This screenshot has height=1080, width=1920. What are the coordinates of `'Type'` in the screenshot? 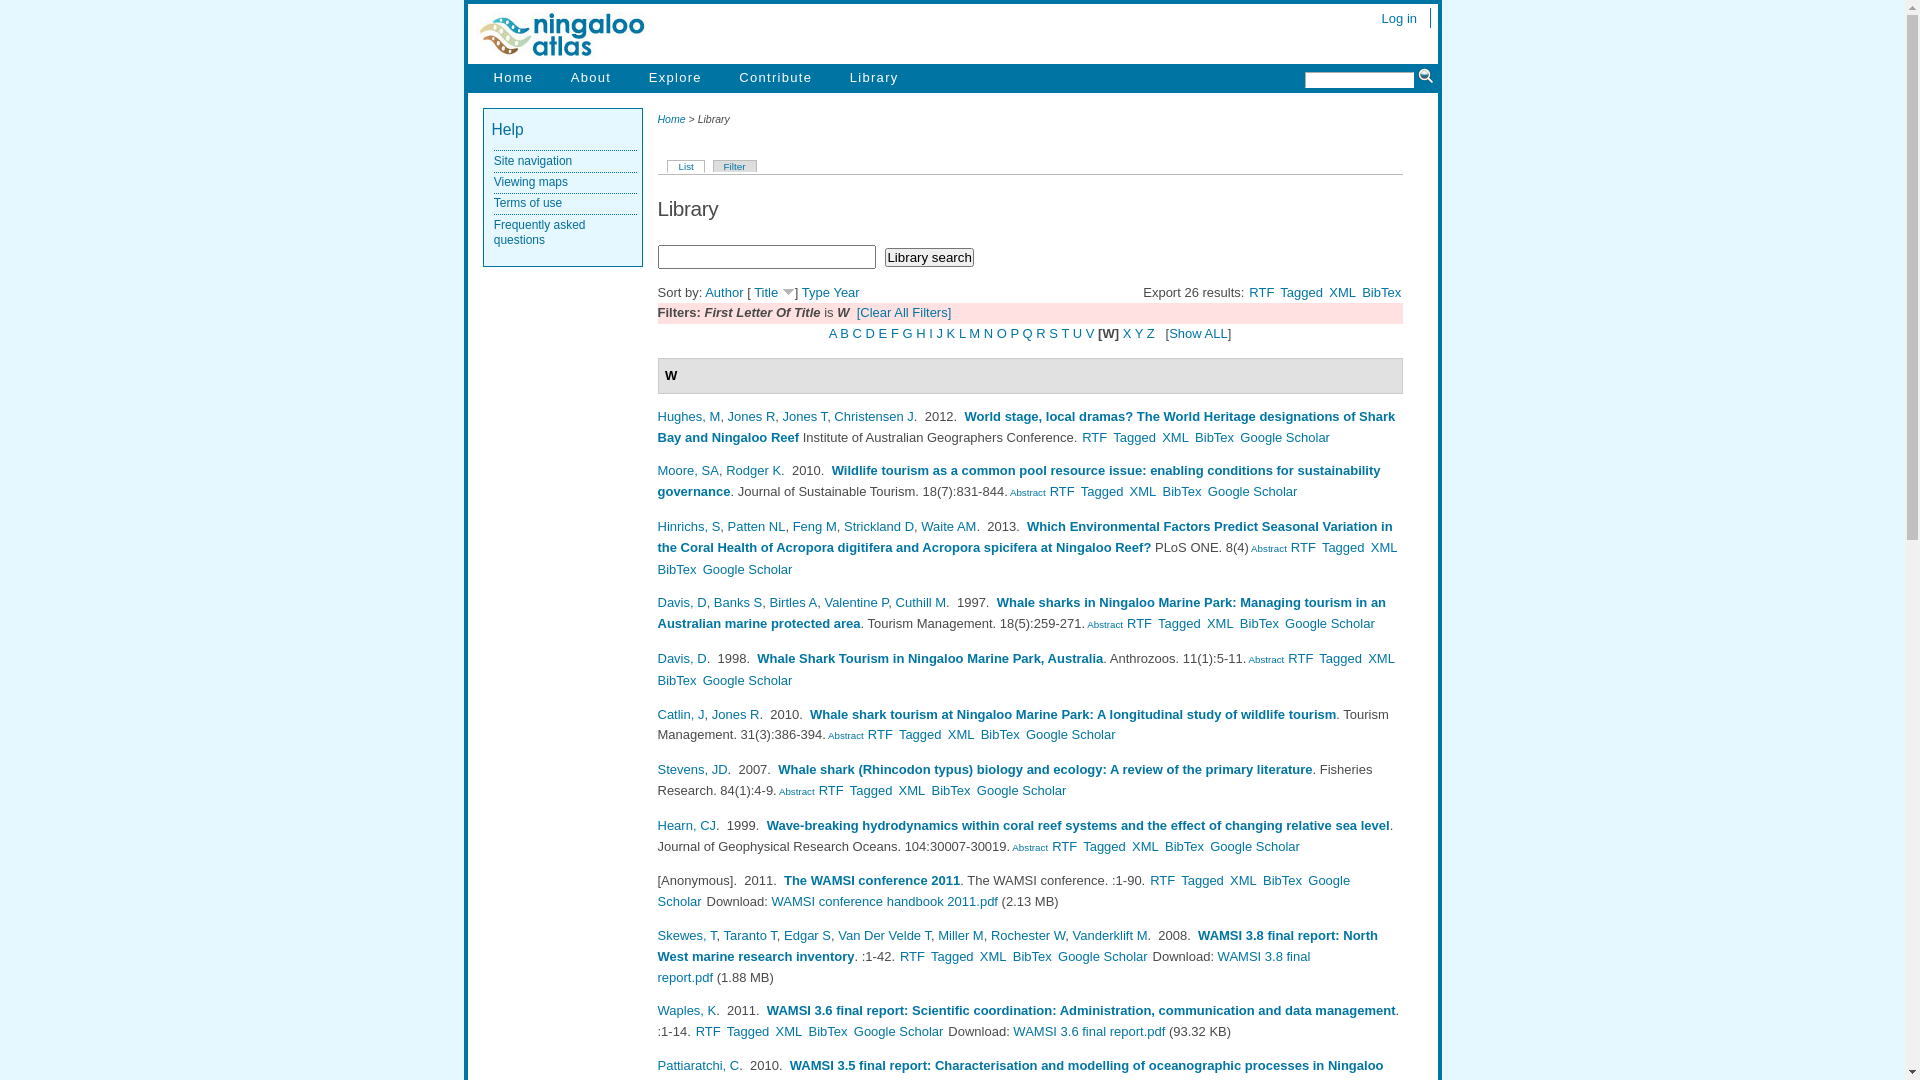 It's located at (801, 292).